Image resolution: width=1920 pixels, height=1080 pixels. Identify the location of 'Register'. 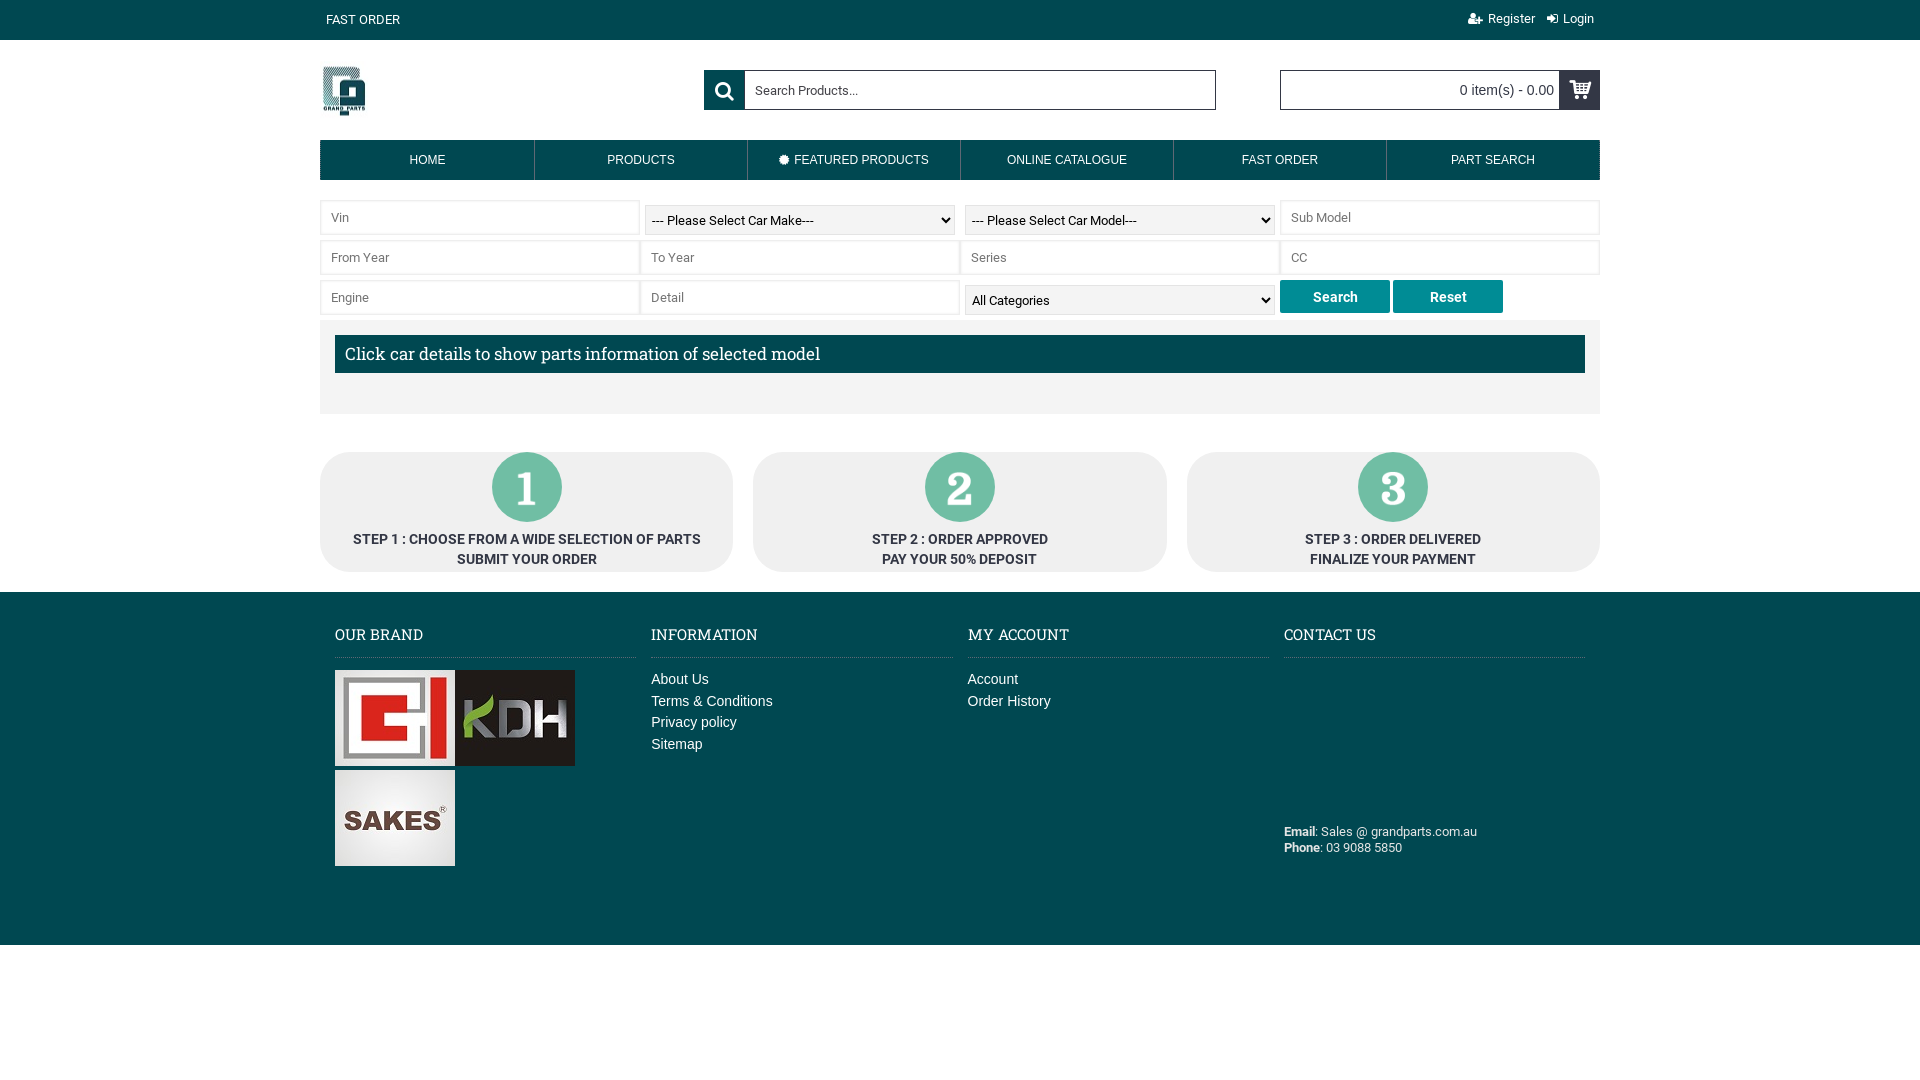
(1462, 19).